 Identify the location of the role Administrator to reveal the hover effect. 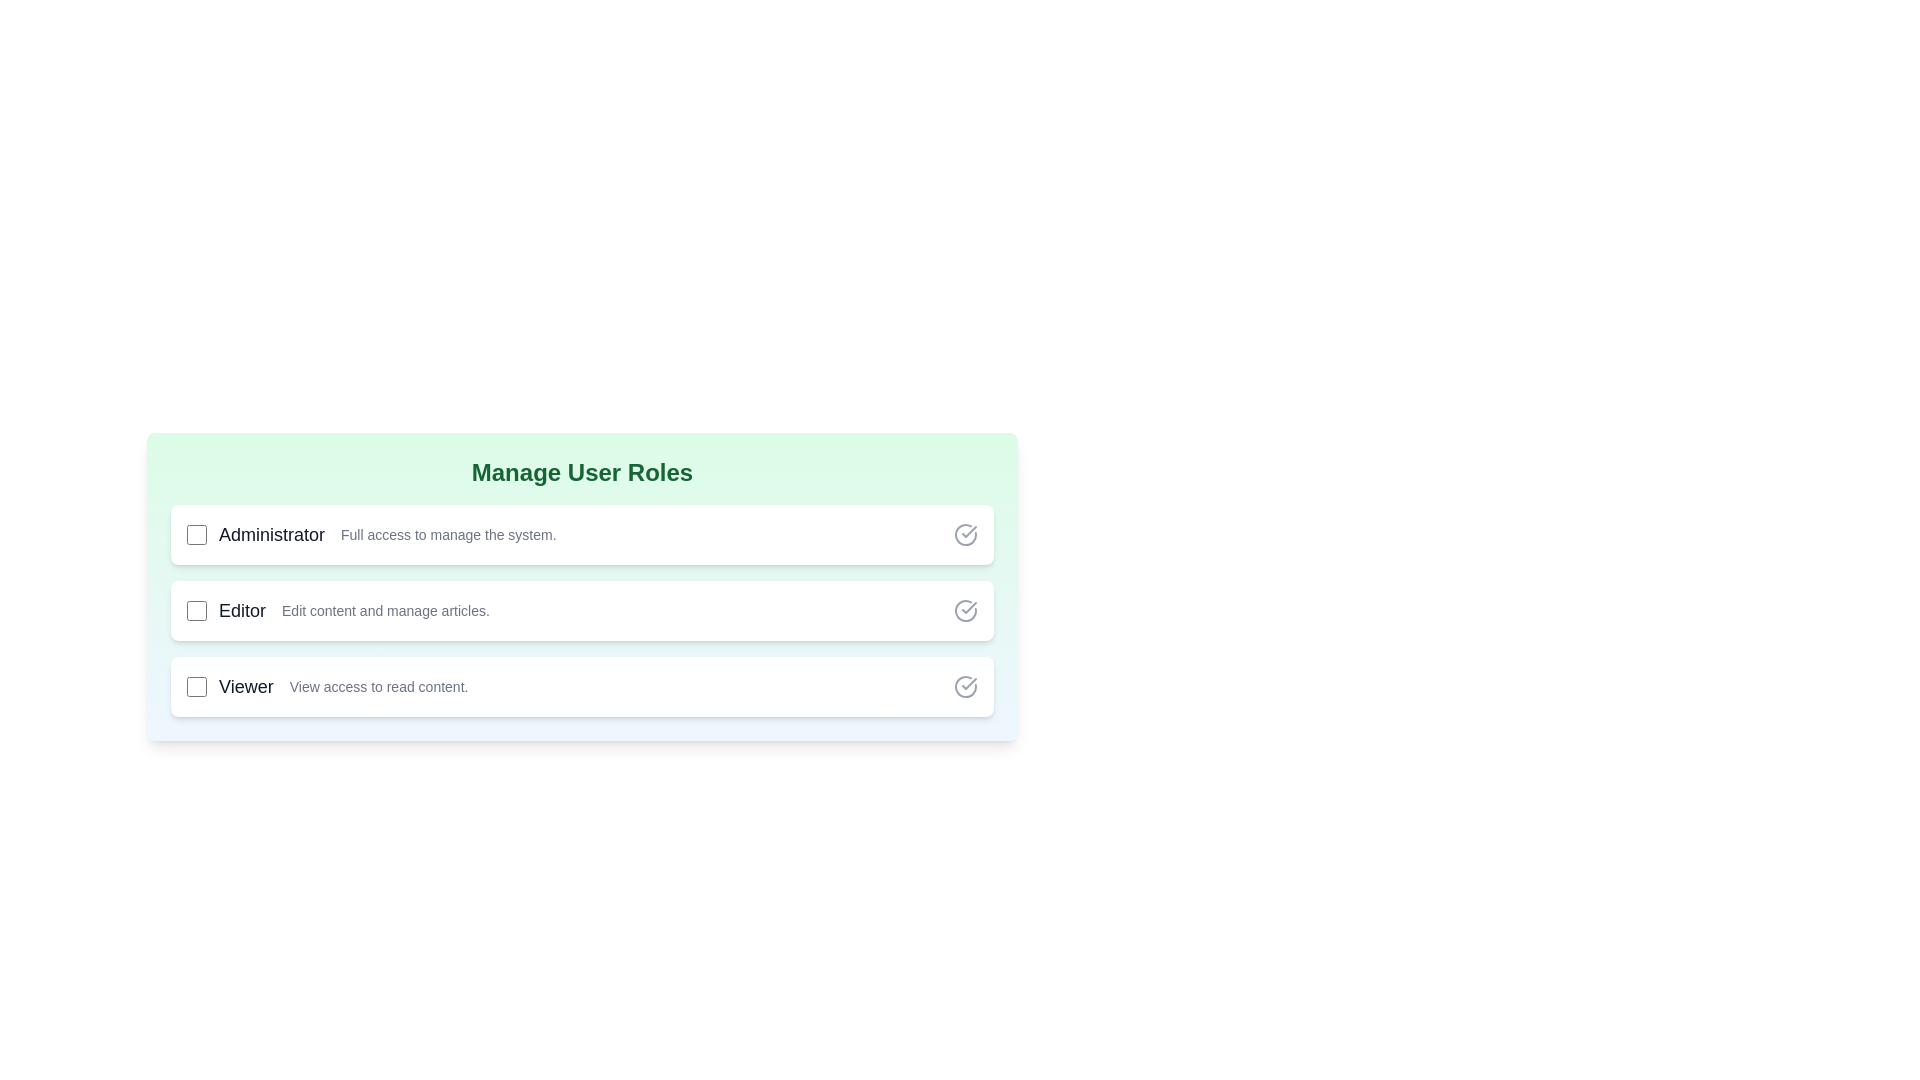
(581, 534).